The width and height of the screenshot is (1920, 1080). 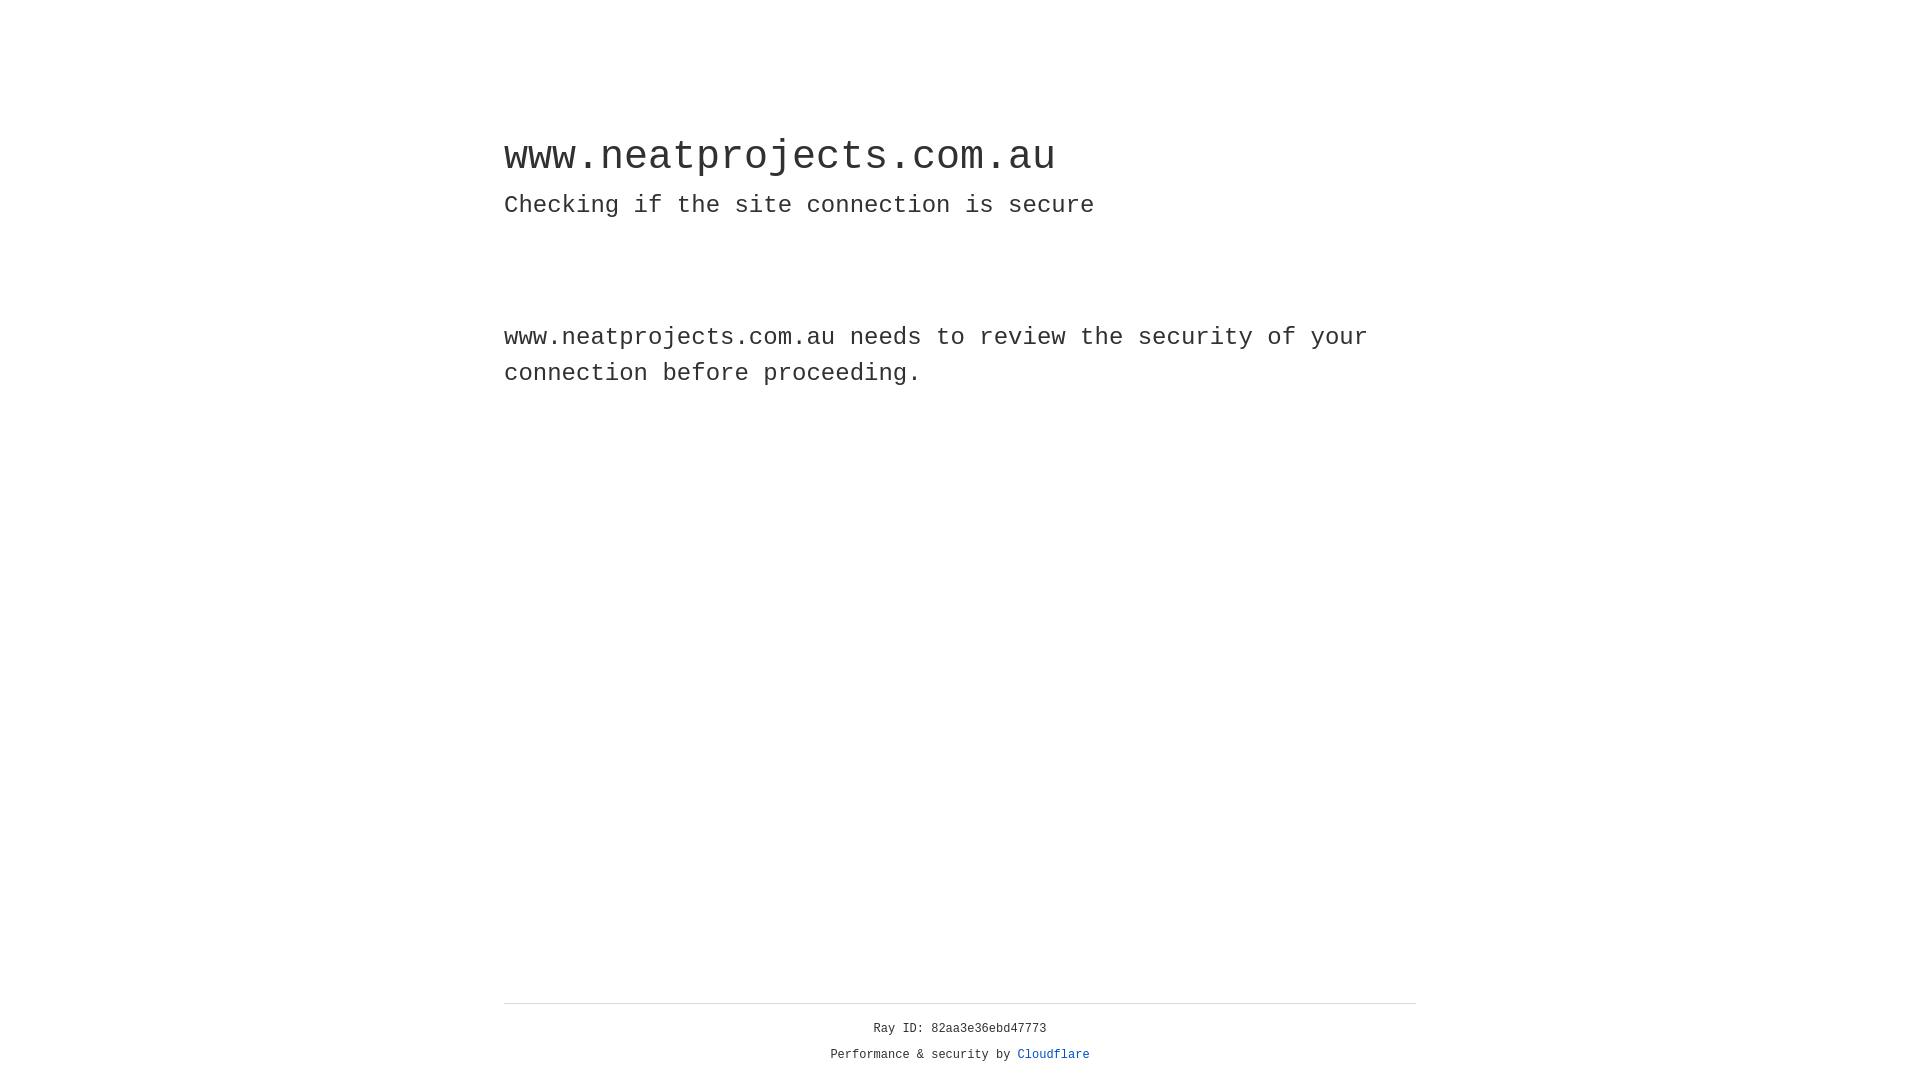 What do you see at coordinates (1053, 1054) in the screenshot?
I see `'Cloudflare'` at bounding box center [1053, 1054].